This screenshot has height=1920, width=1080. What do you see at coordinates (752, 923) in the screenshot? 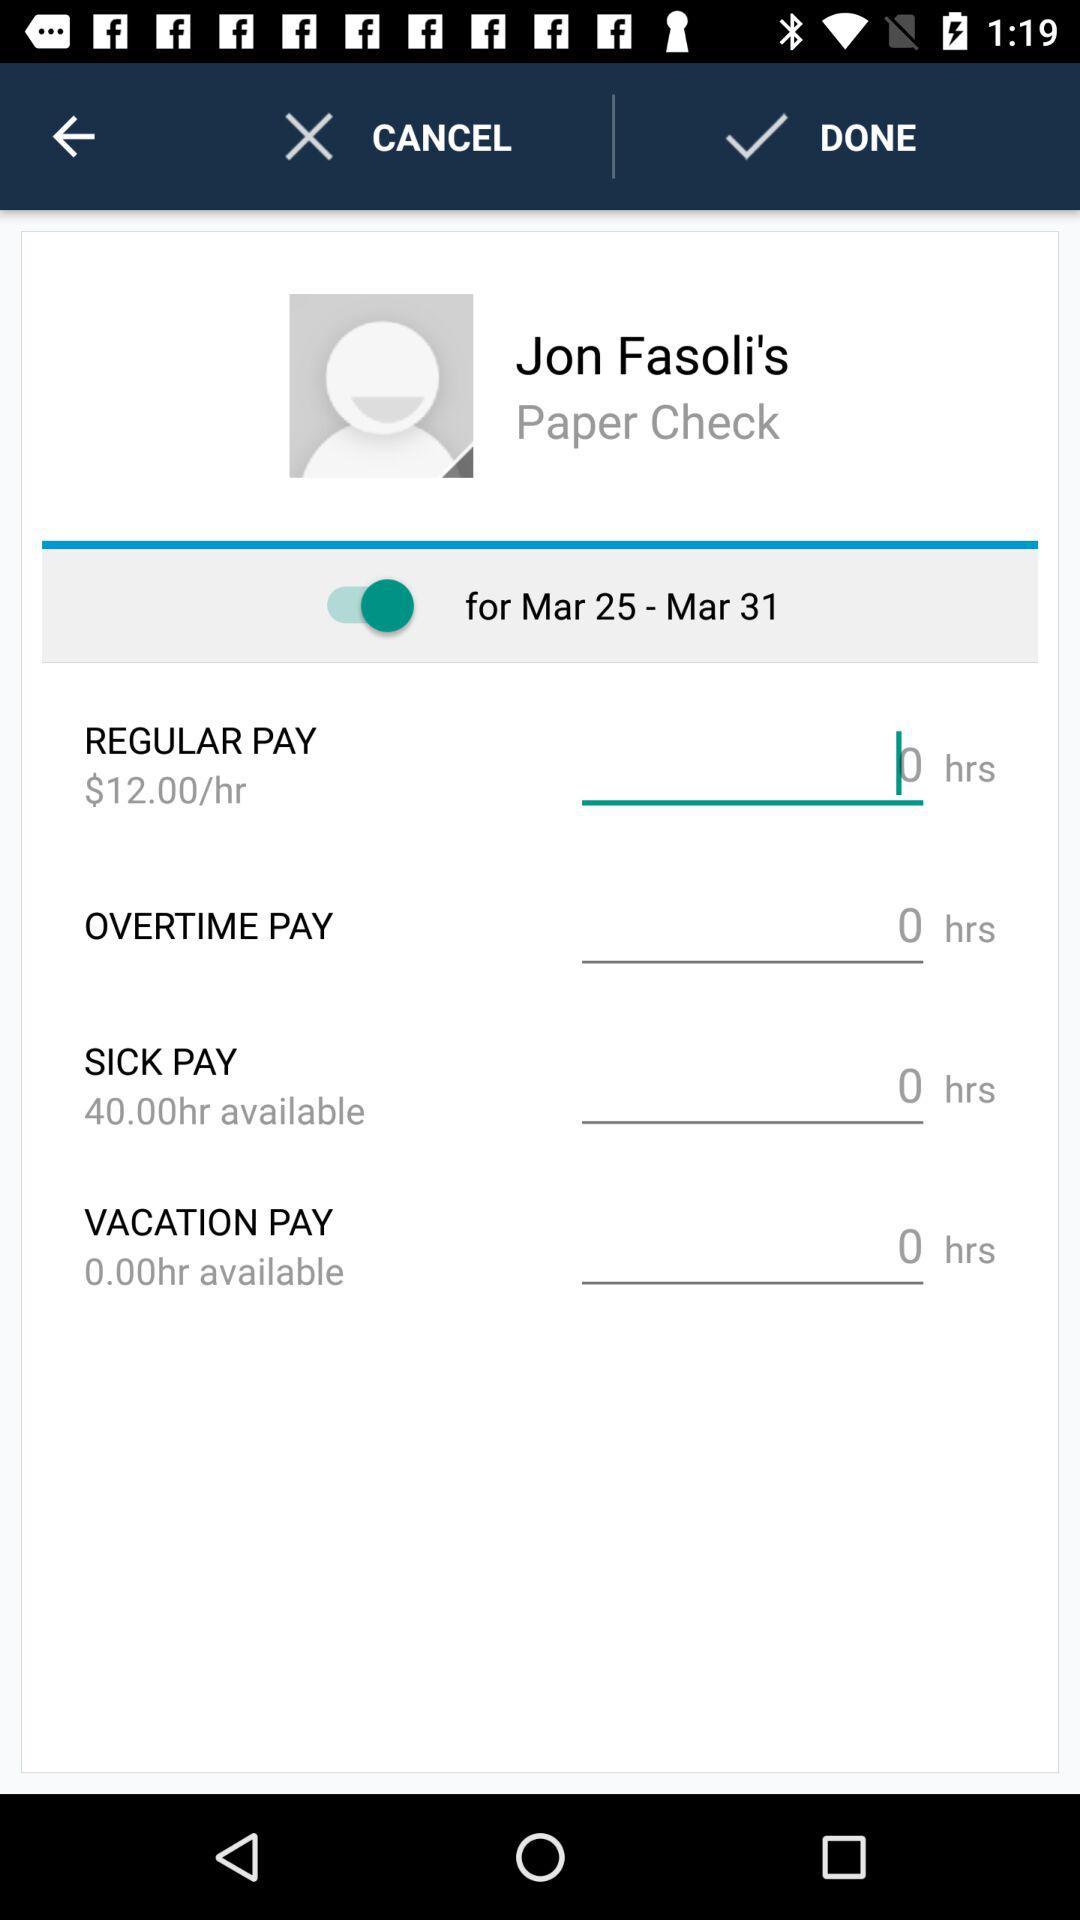
I see `total overtime hours` at bounding box center [752, 923].